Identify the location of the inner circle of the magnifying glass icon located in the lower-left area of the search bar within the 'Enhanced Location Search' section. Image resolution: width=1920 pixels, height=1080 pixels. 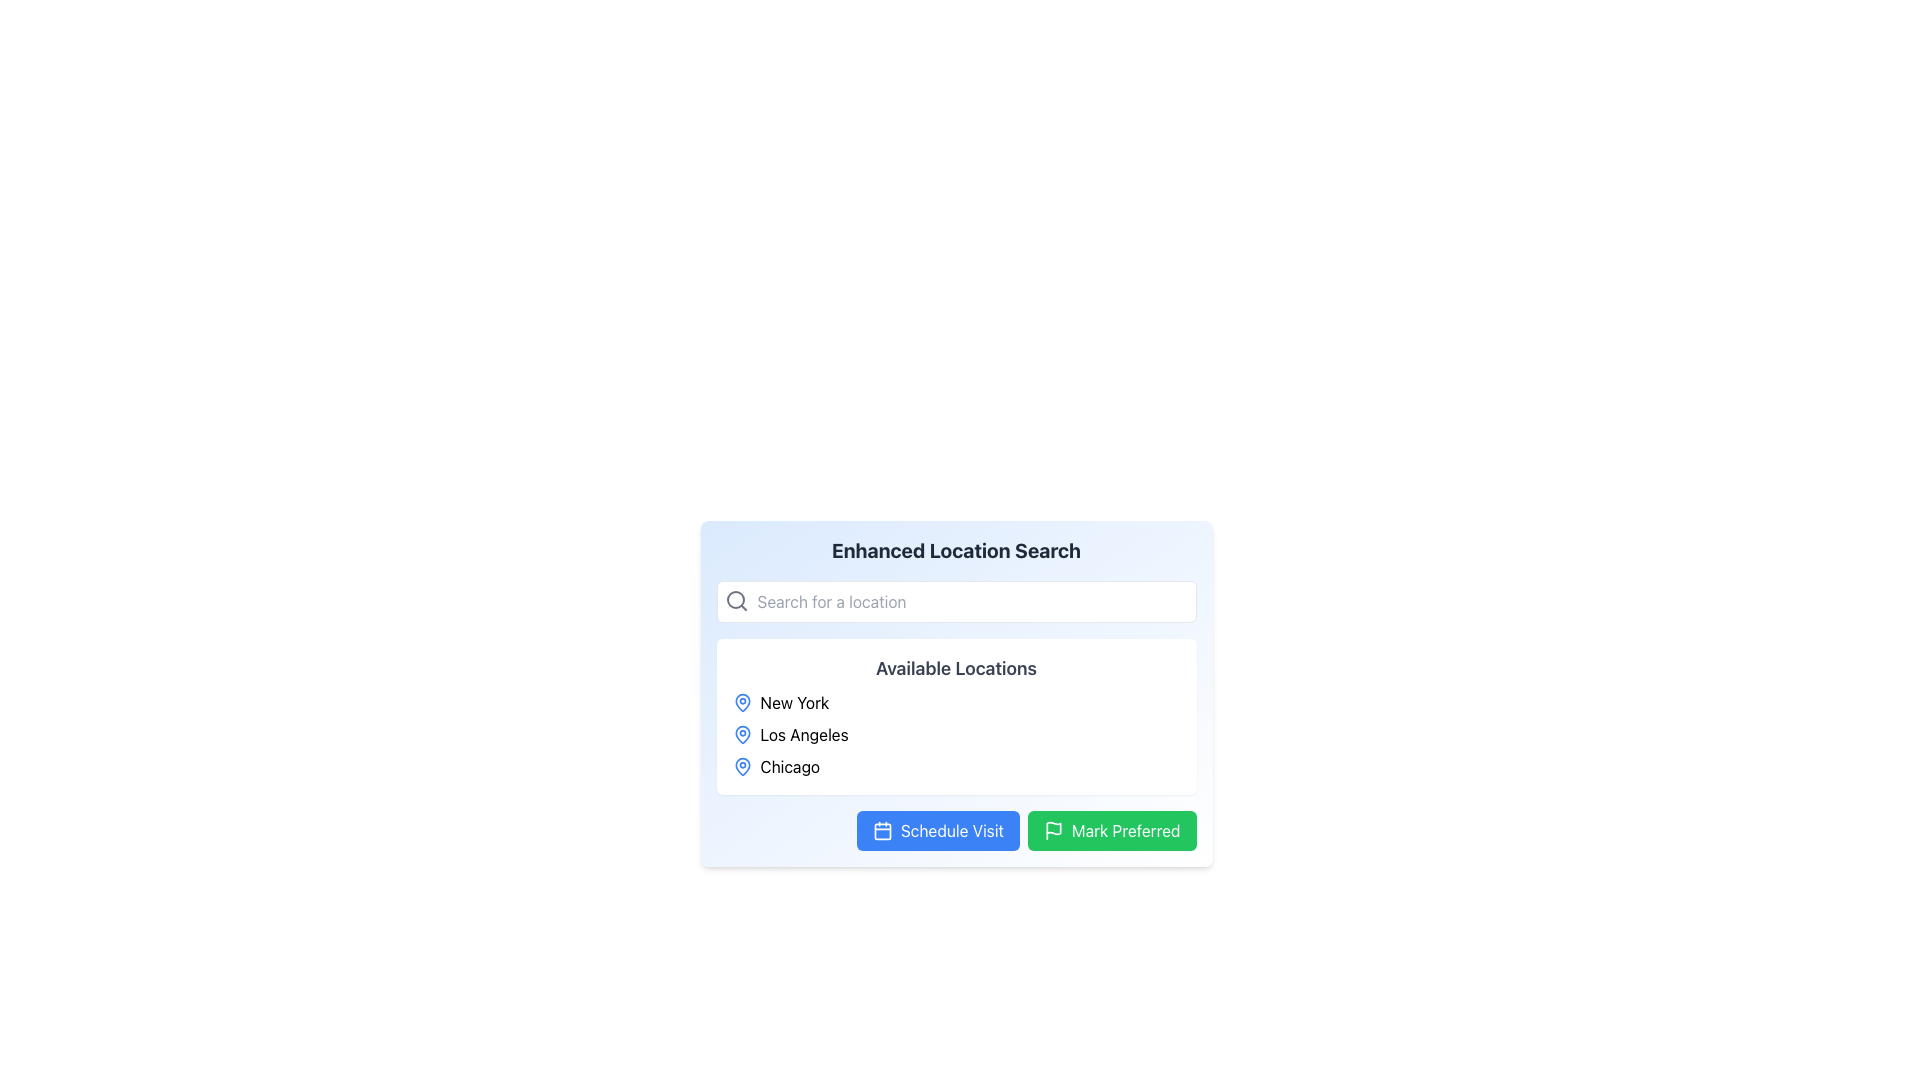
(734, 599).